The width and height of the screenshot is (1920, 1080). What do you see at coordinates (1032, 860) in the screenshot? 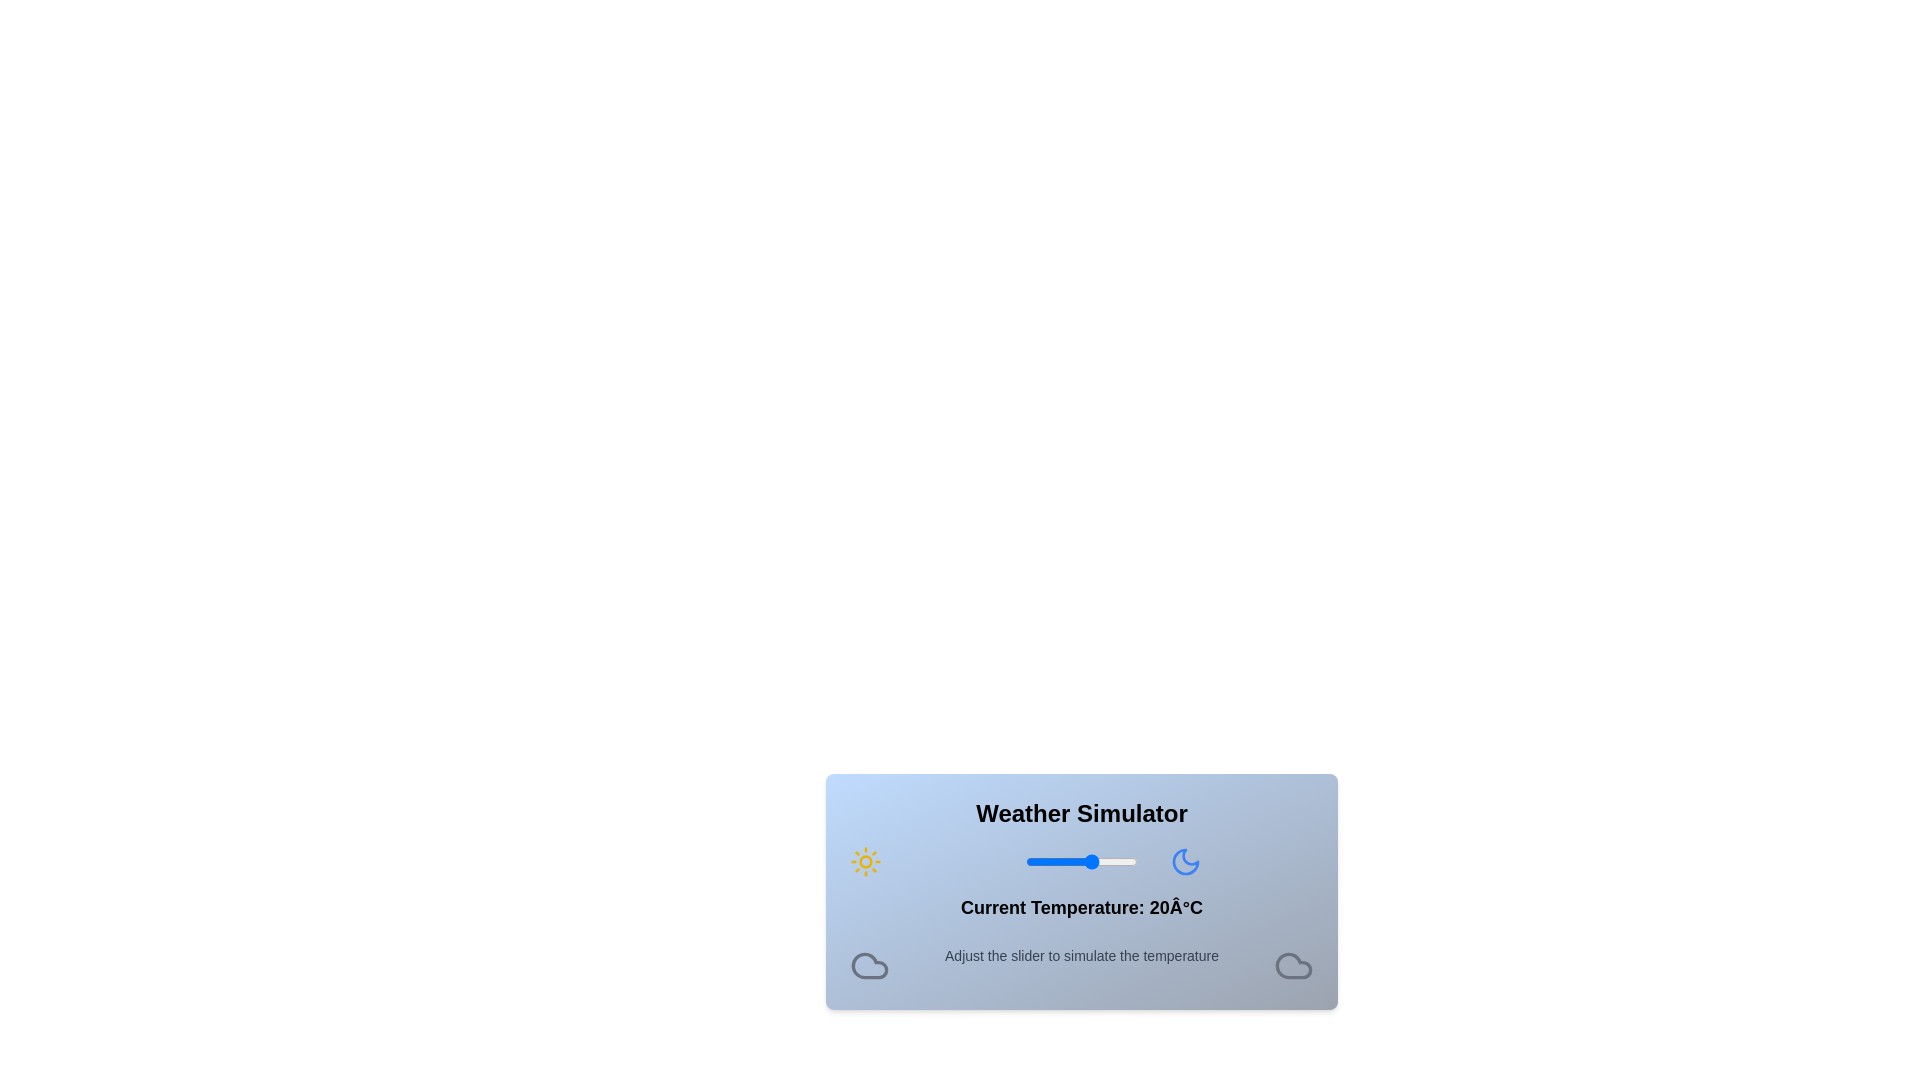
I see `the temperature slider to set the temperature to -7 degrees Celsius` at bounding box center [1032, 860].